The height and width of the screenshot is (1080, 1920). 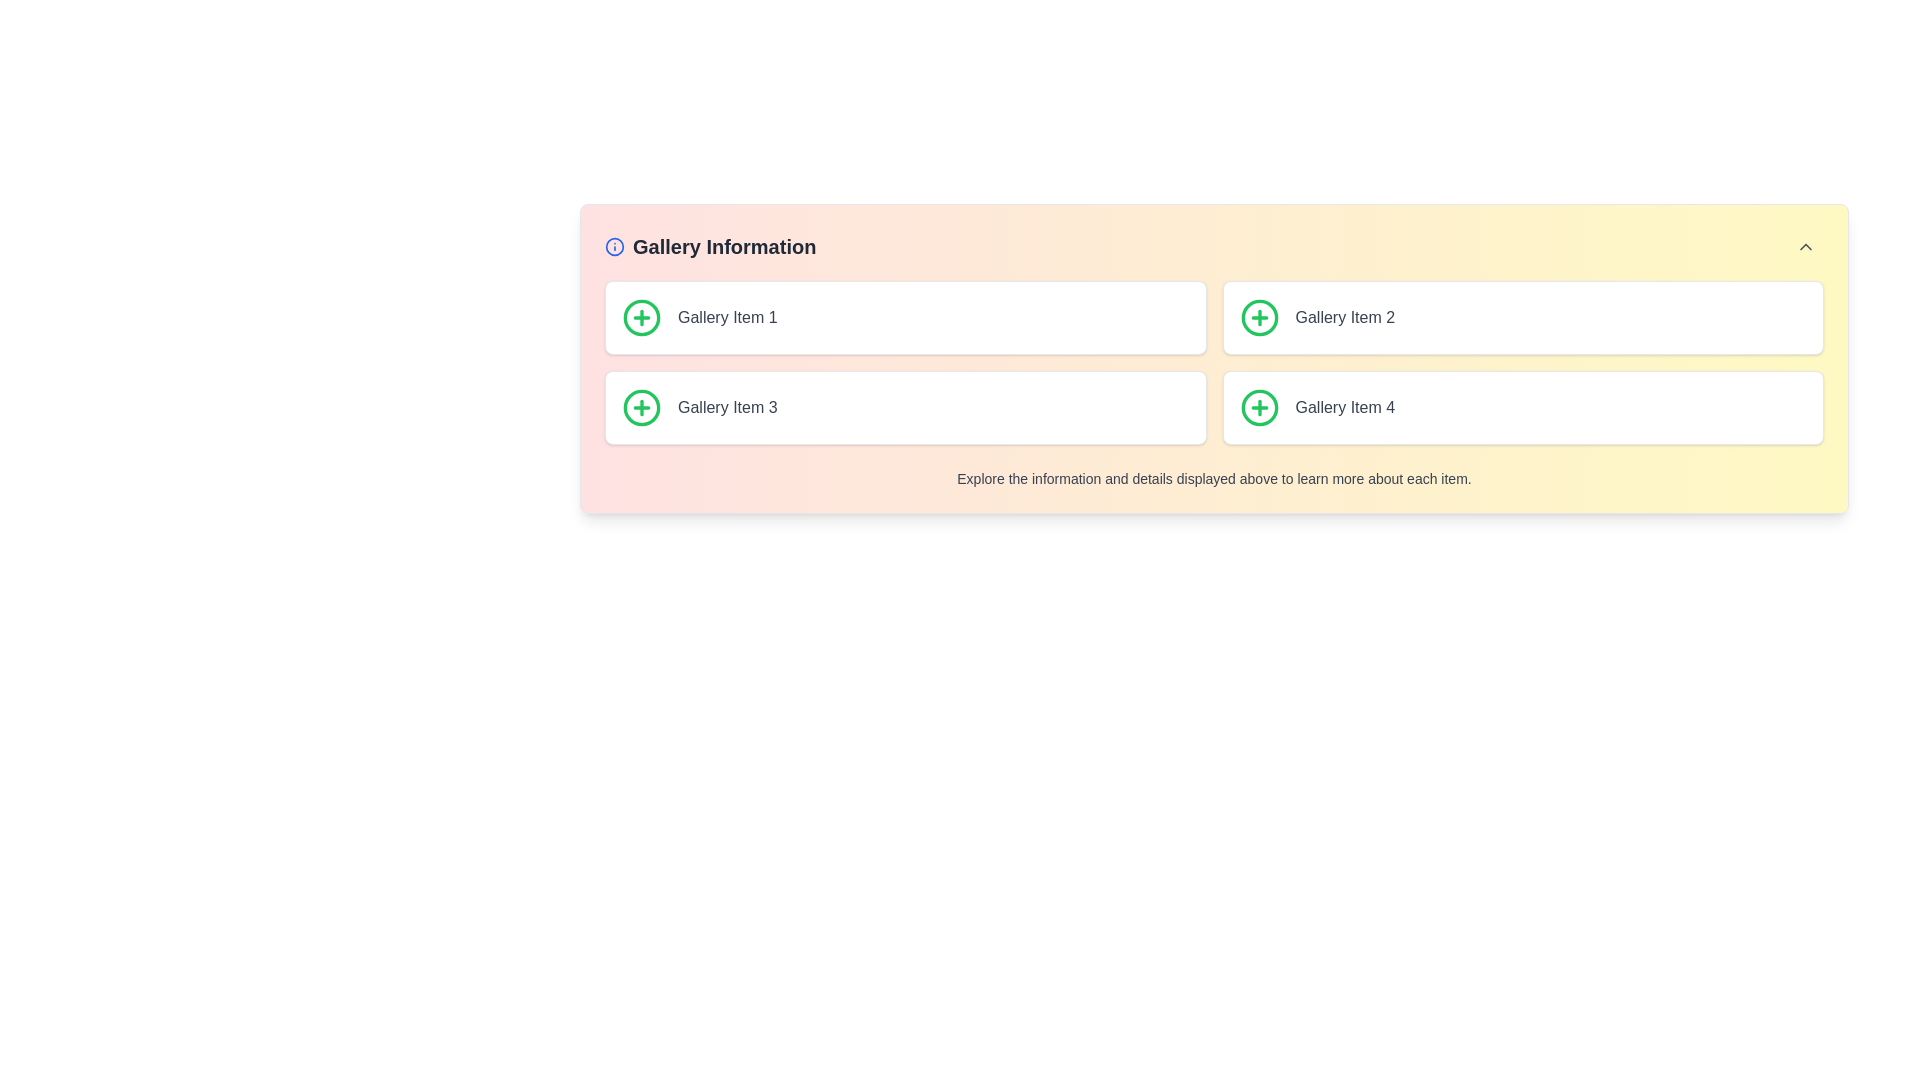 What do you see at coordinates (613, 245) in the screenshot?
I see `the blue information icon styled as a circle with an 'i' symbol inside, located to the left of the 'Gallery Information' text in the header section` at bounding box center [613, 245].